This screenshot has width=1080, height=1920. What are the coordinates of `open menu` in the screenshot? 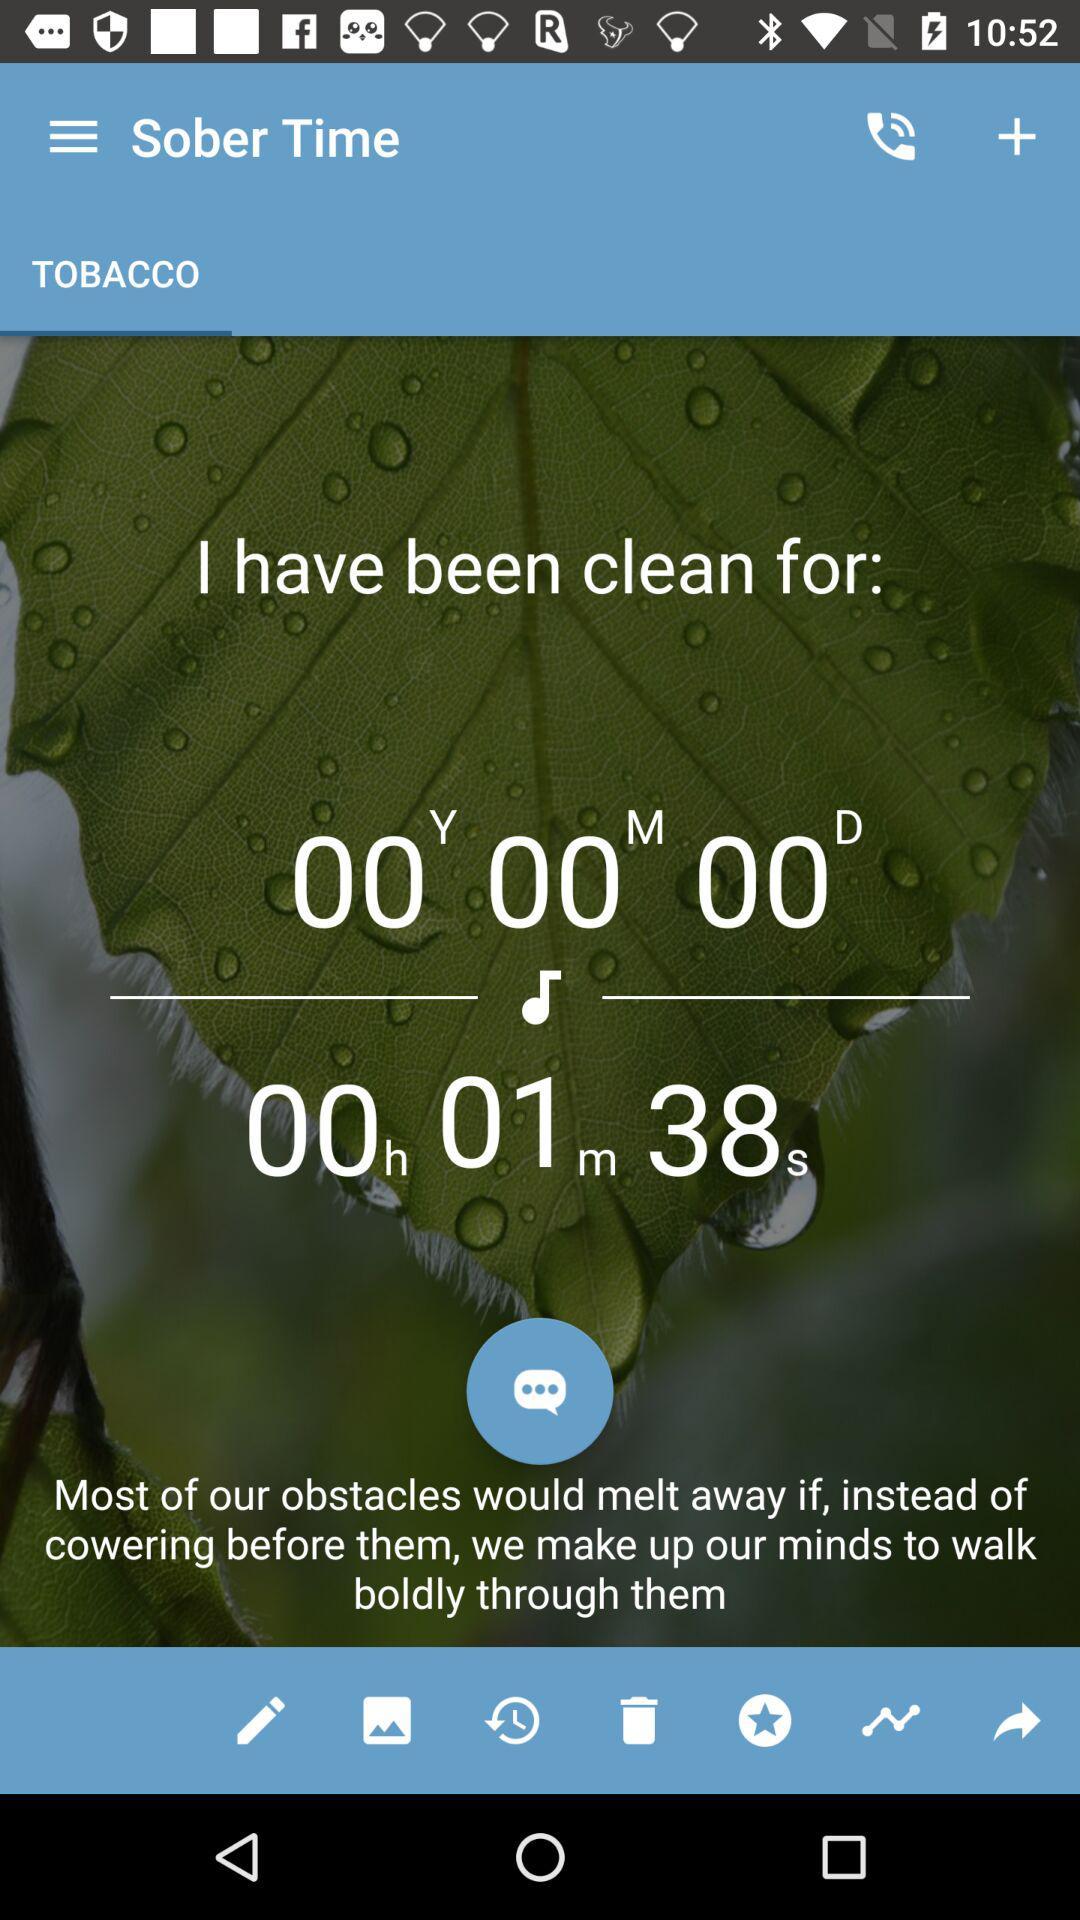 It's located at (72, 135).